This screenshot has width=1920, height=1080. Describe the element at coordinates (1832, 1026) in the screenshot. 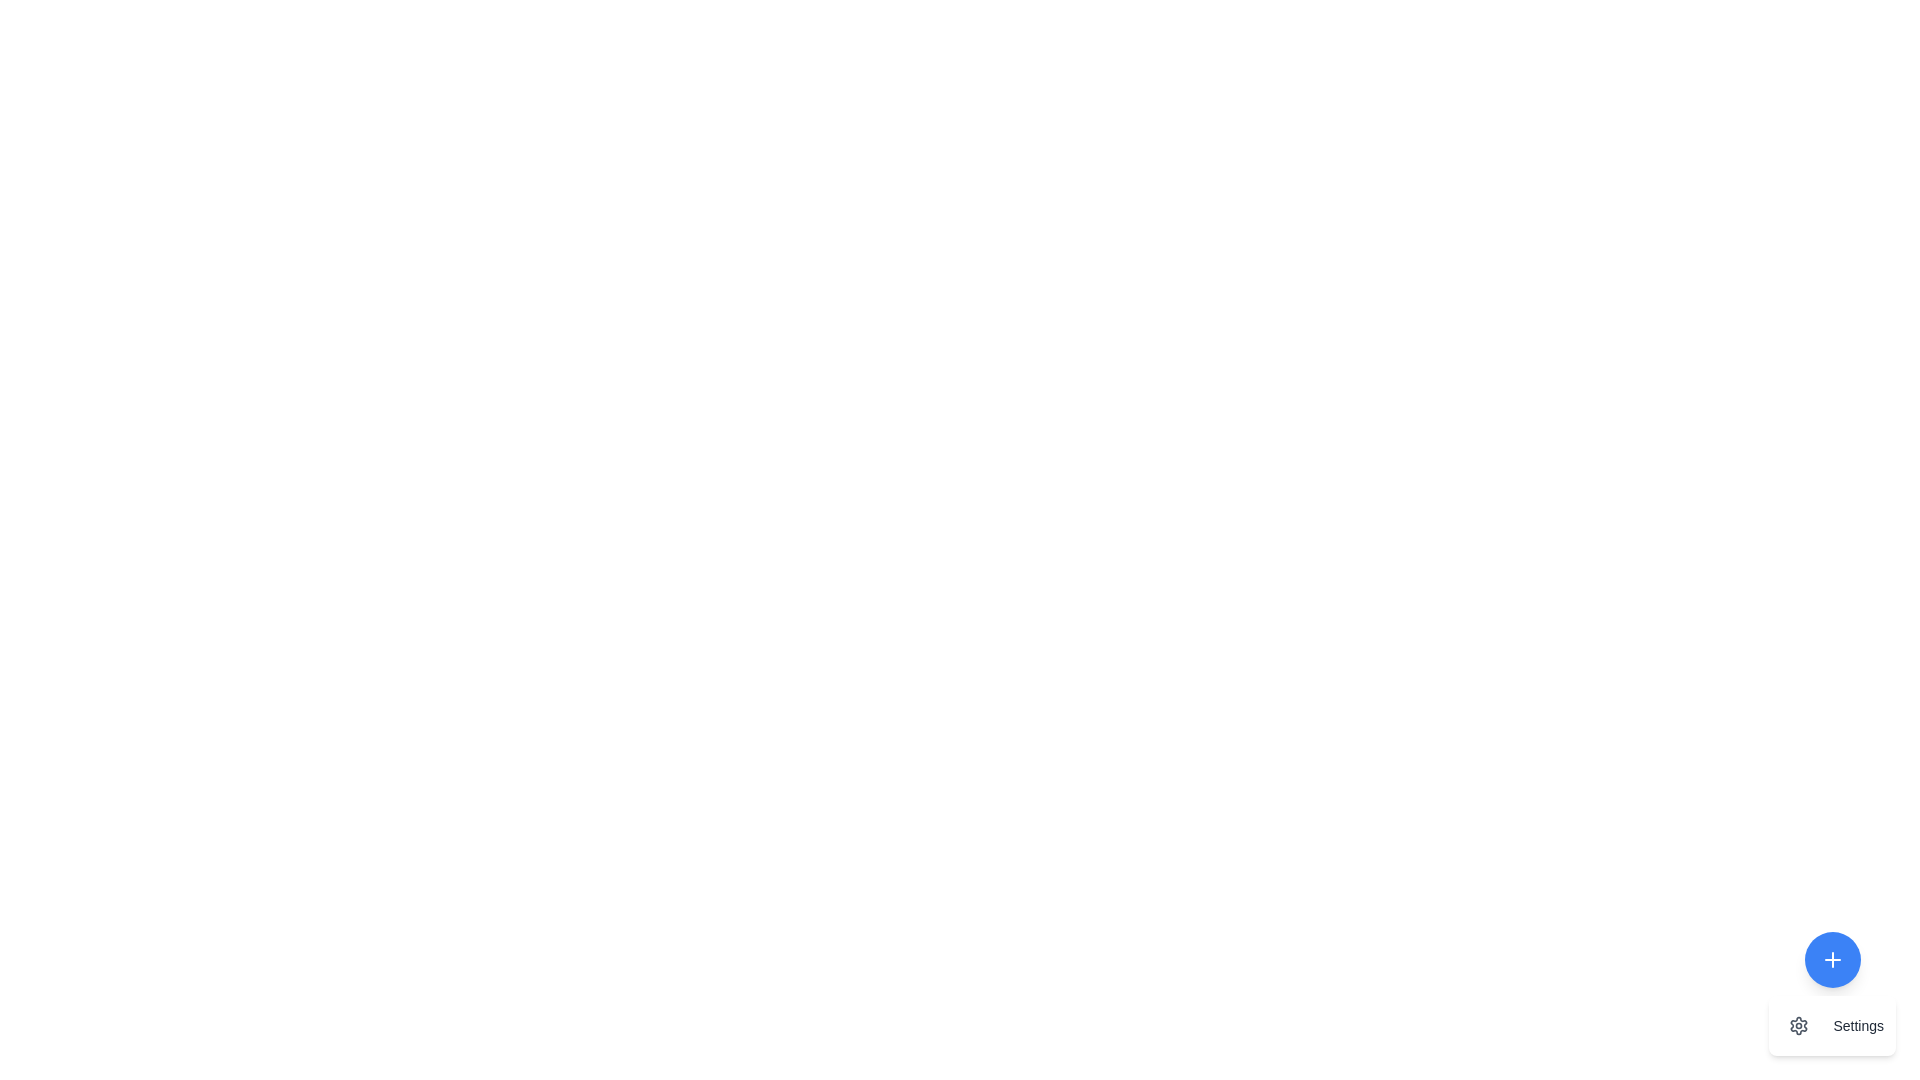

I see `the interactive label with a gear icon and 'Settings' text` at that location.